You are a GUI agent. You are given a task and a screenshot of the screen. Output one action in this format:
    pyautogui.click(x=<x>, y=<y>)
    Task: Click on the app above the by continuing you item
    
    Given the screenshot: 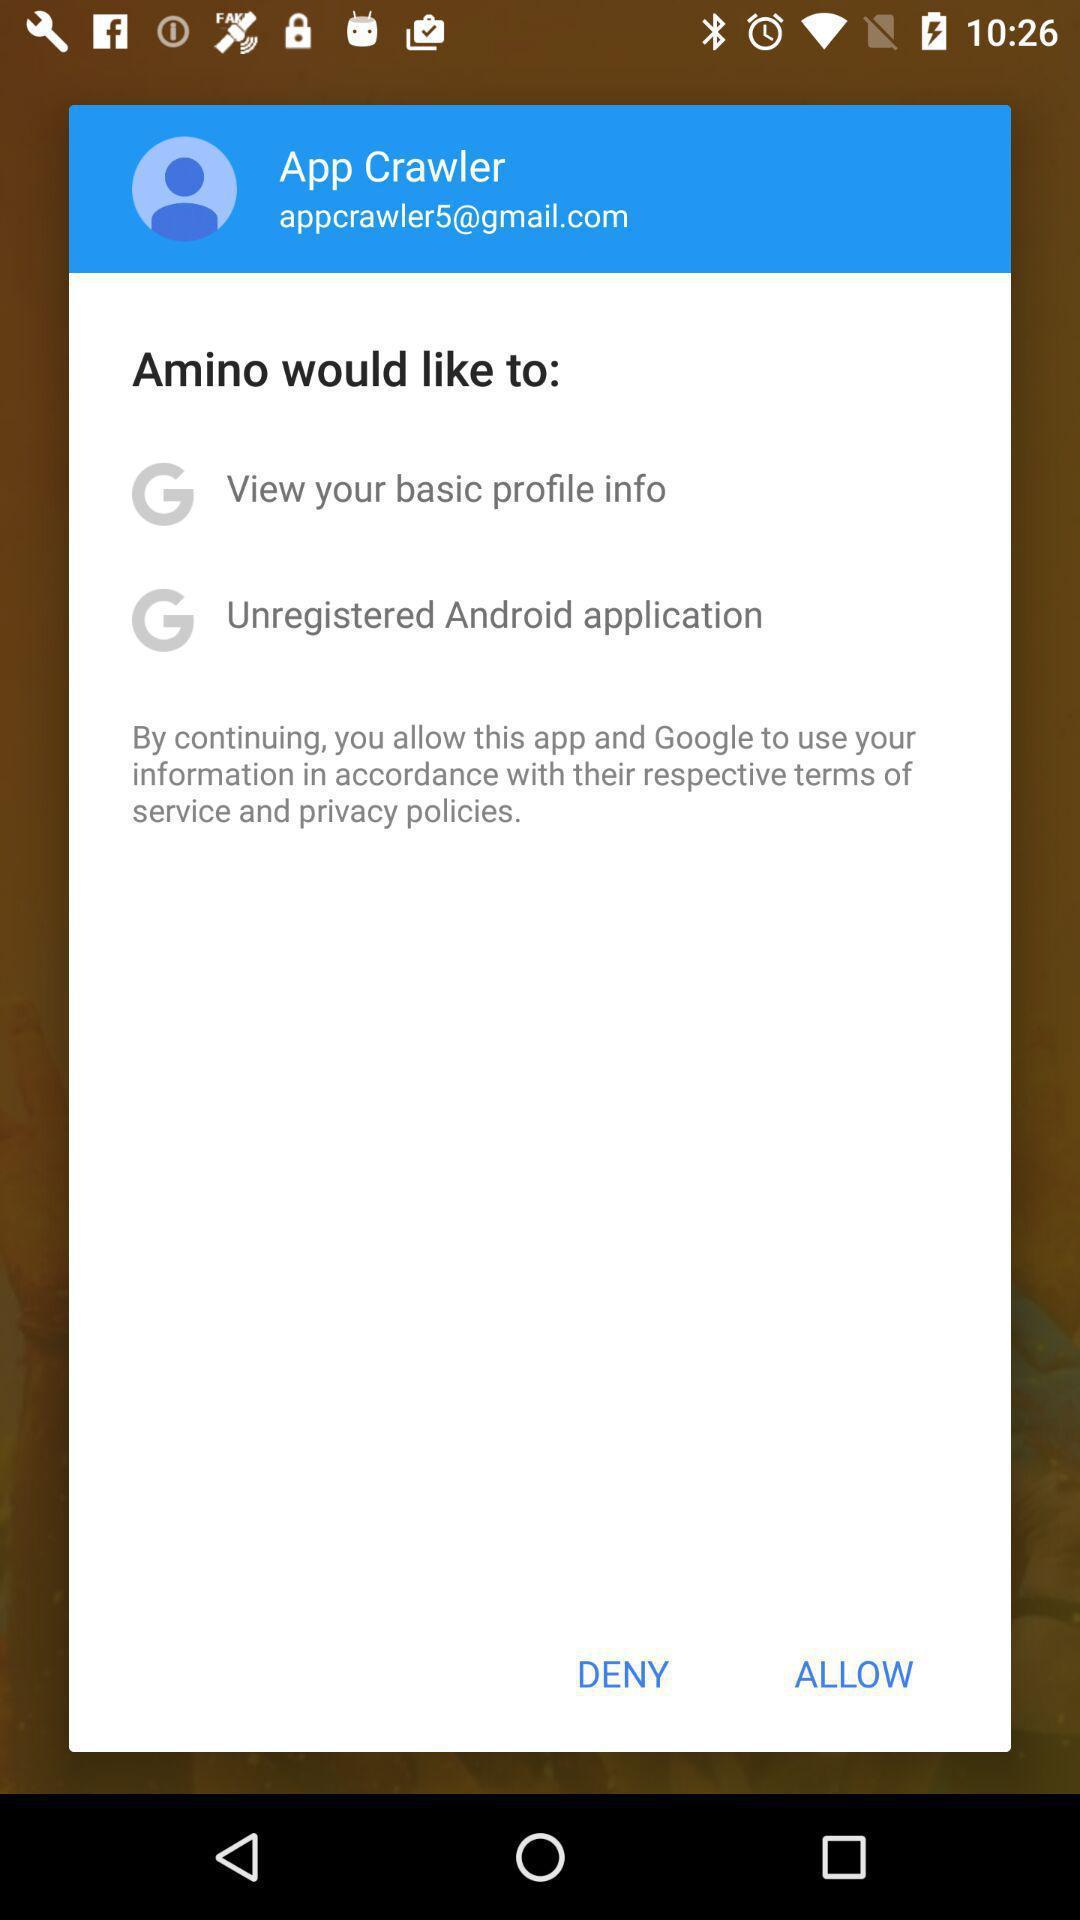 What is the action you would take?
    pyautogui.click(x=494, y=612)
    